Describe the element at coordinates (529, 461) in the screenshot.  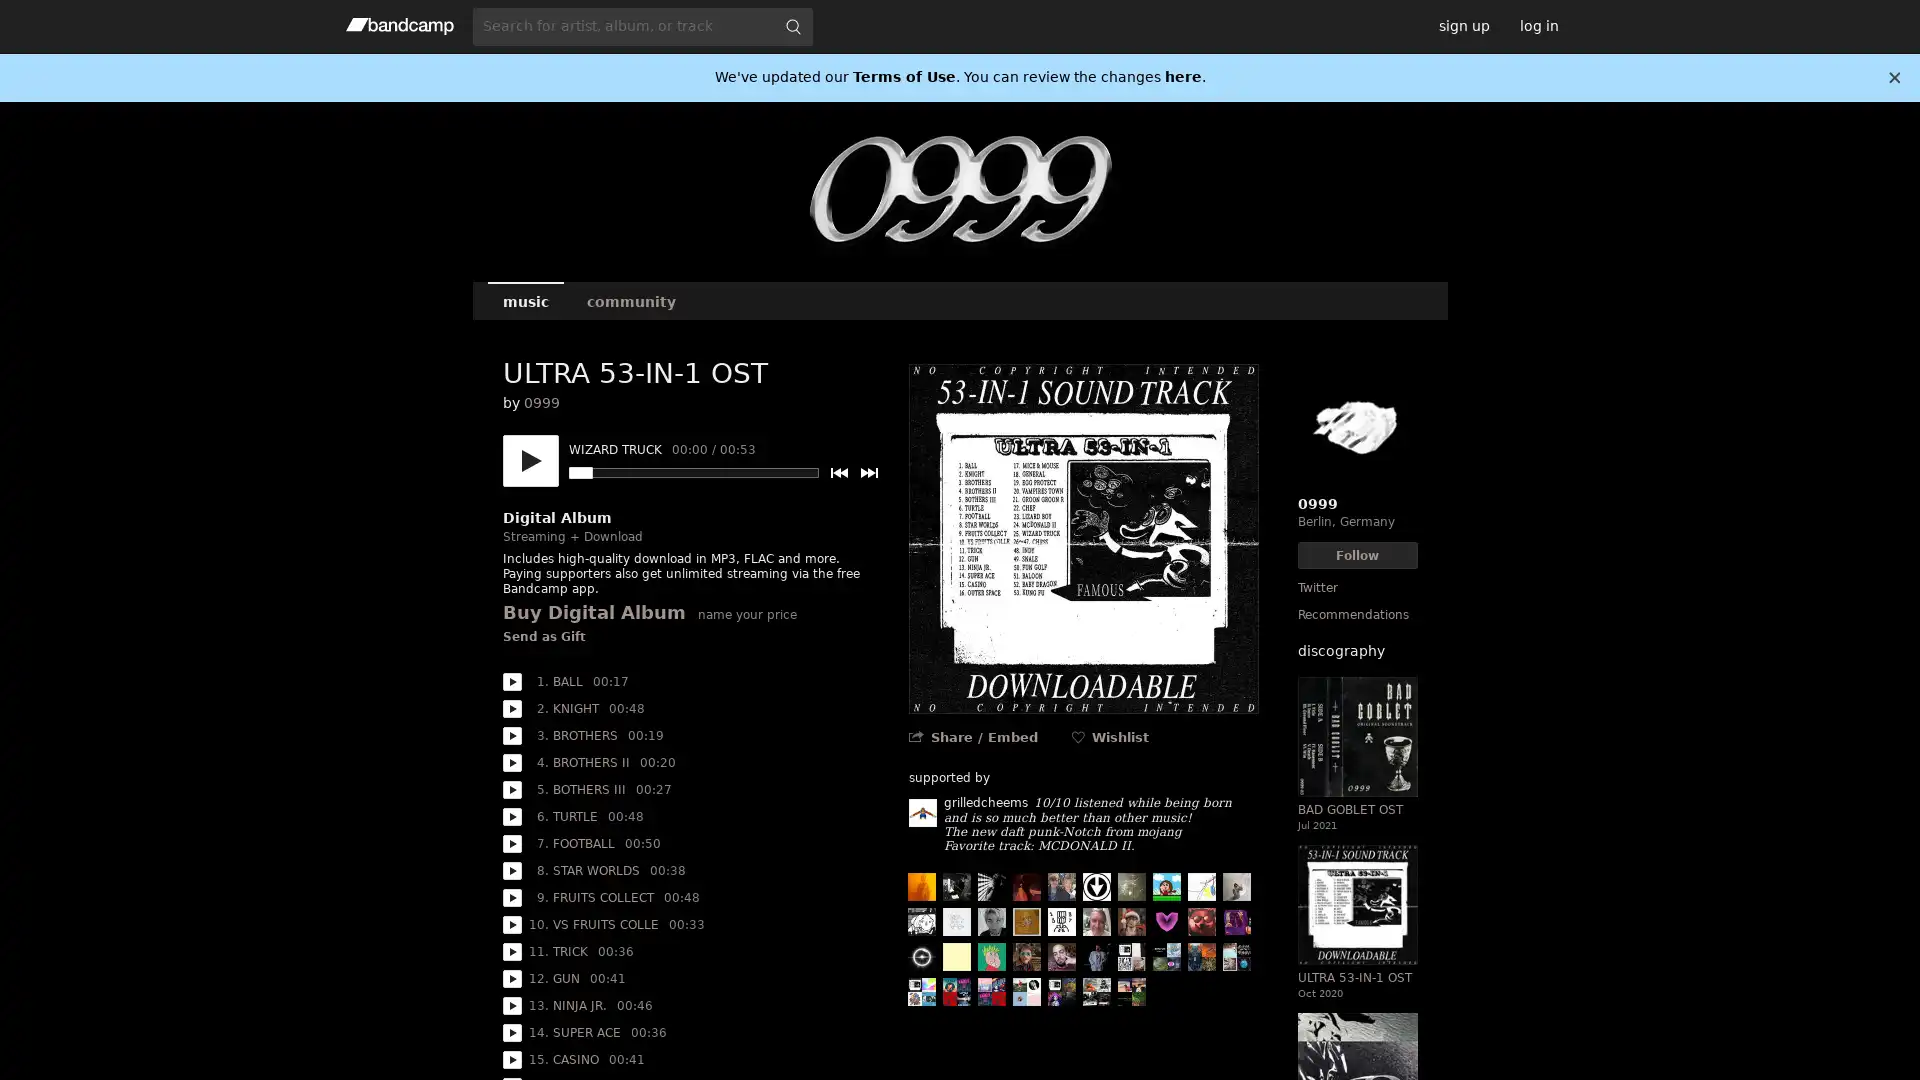
I see `Play/pause` at that location.